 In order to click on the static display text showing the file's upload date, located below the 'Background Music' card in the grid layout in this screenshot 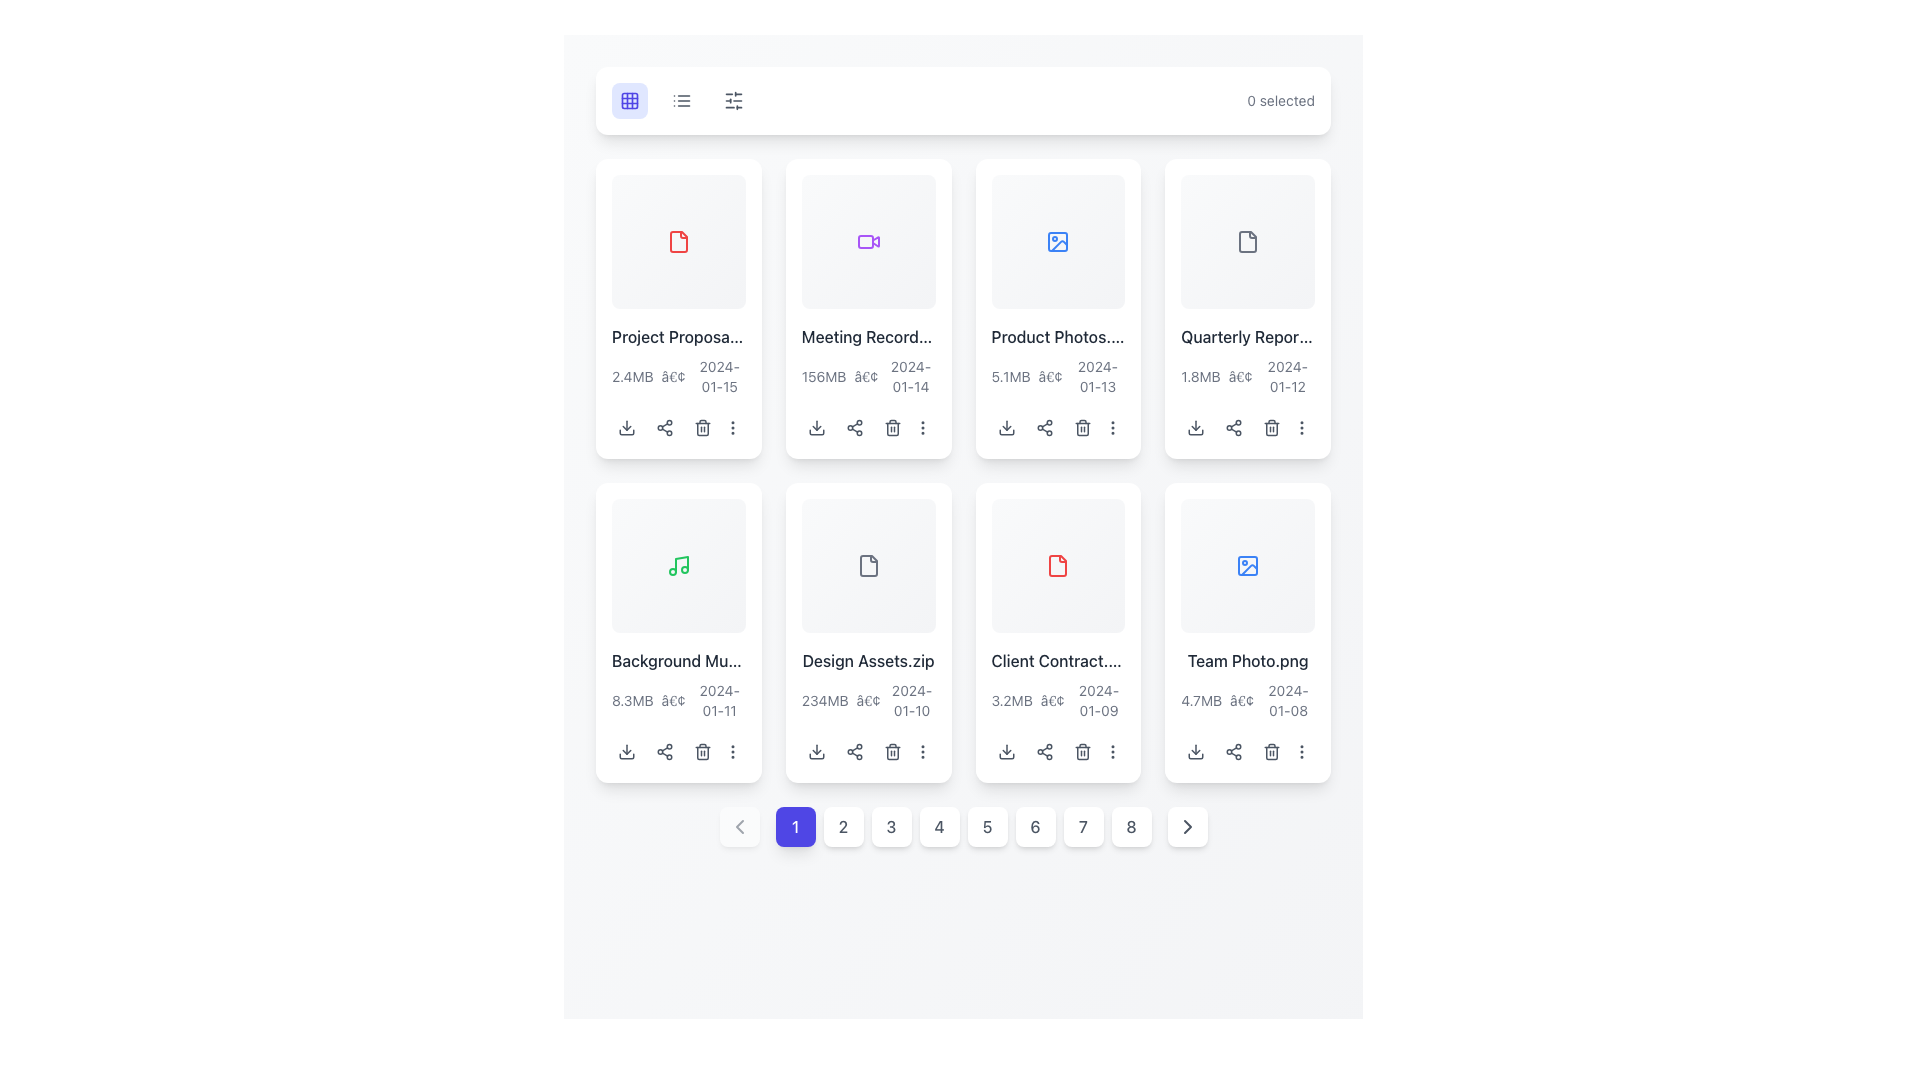, I will do `click(719, 699)`.